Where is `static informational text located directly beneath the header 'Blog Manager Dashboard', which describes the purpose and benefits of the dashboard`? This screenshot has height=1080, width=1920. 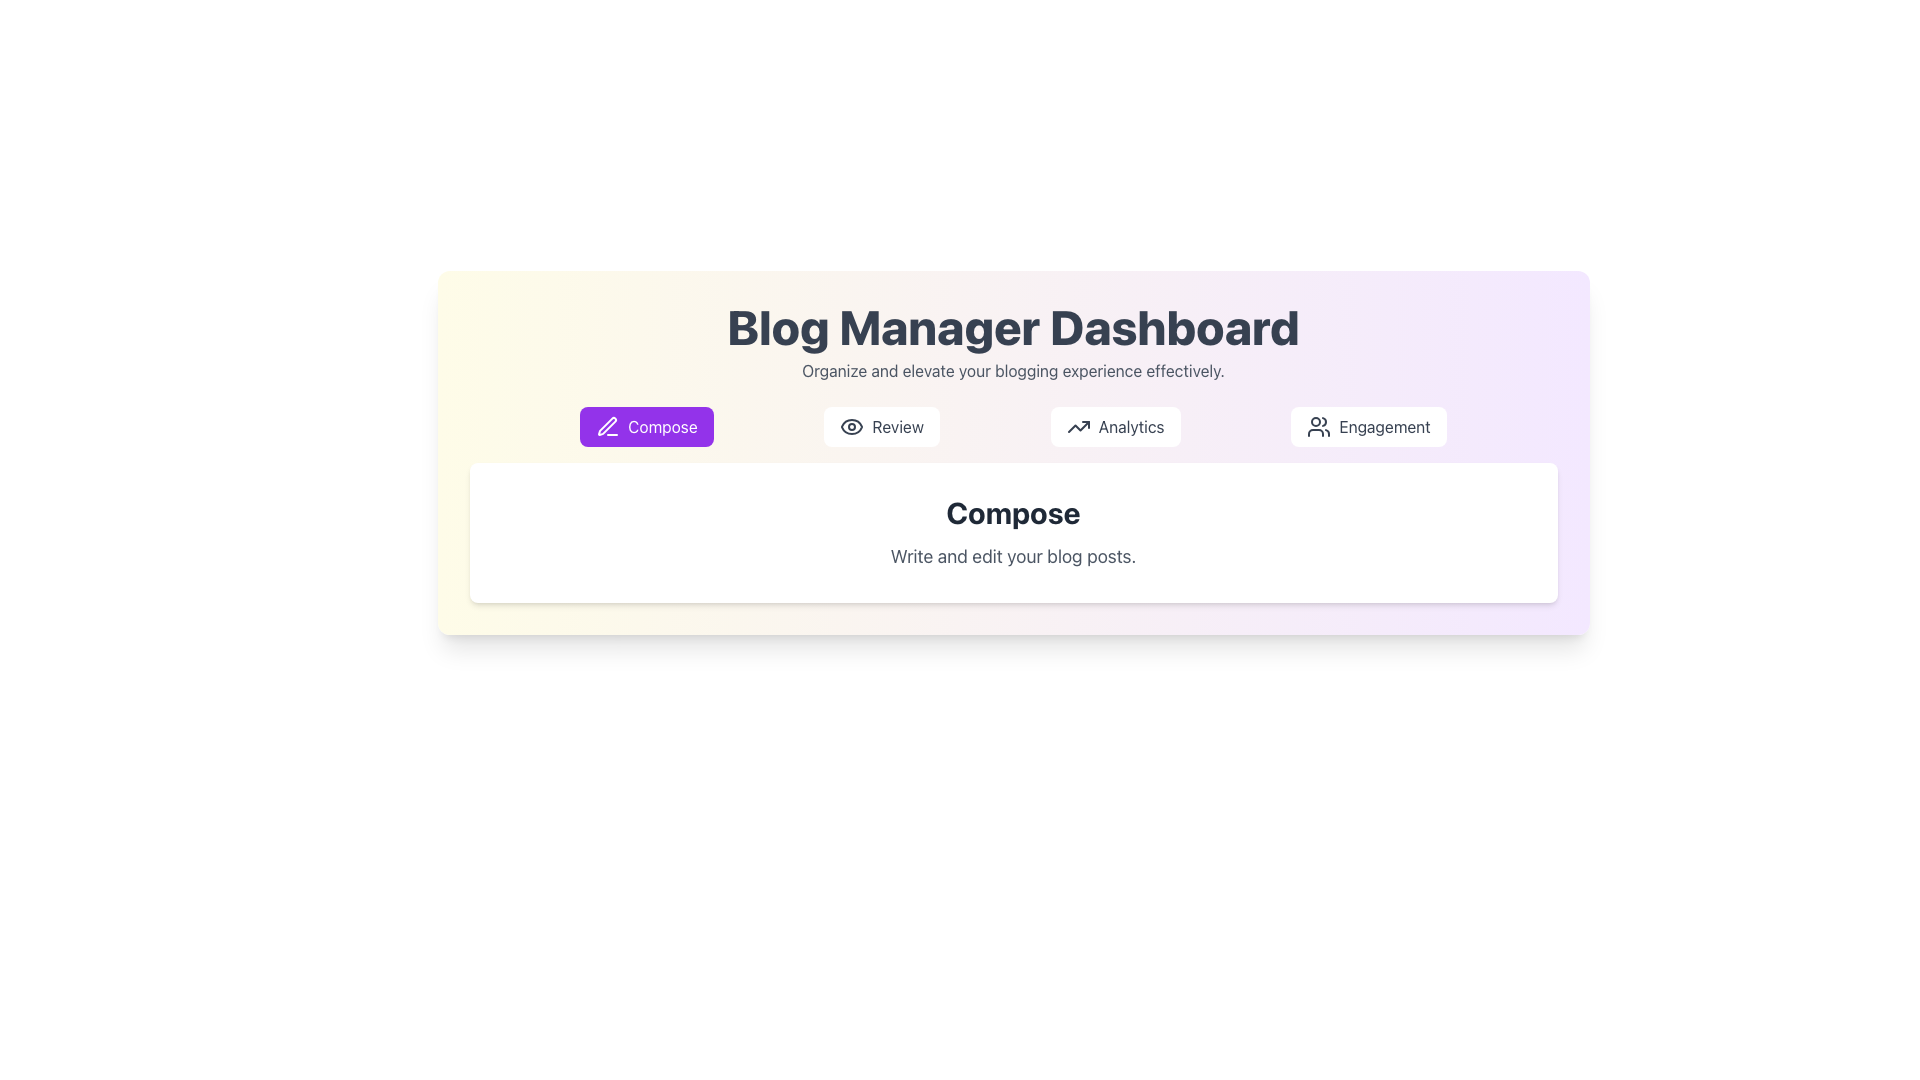
static informational text located directly beneath the header 'Blog Manager Dashboard', which describes the purpose and benefits of the dashboard is located at coordinates (1013, 370).